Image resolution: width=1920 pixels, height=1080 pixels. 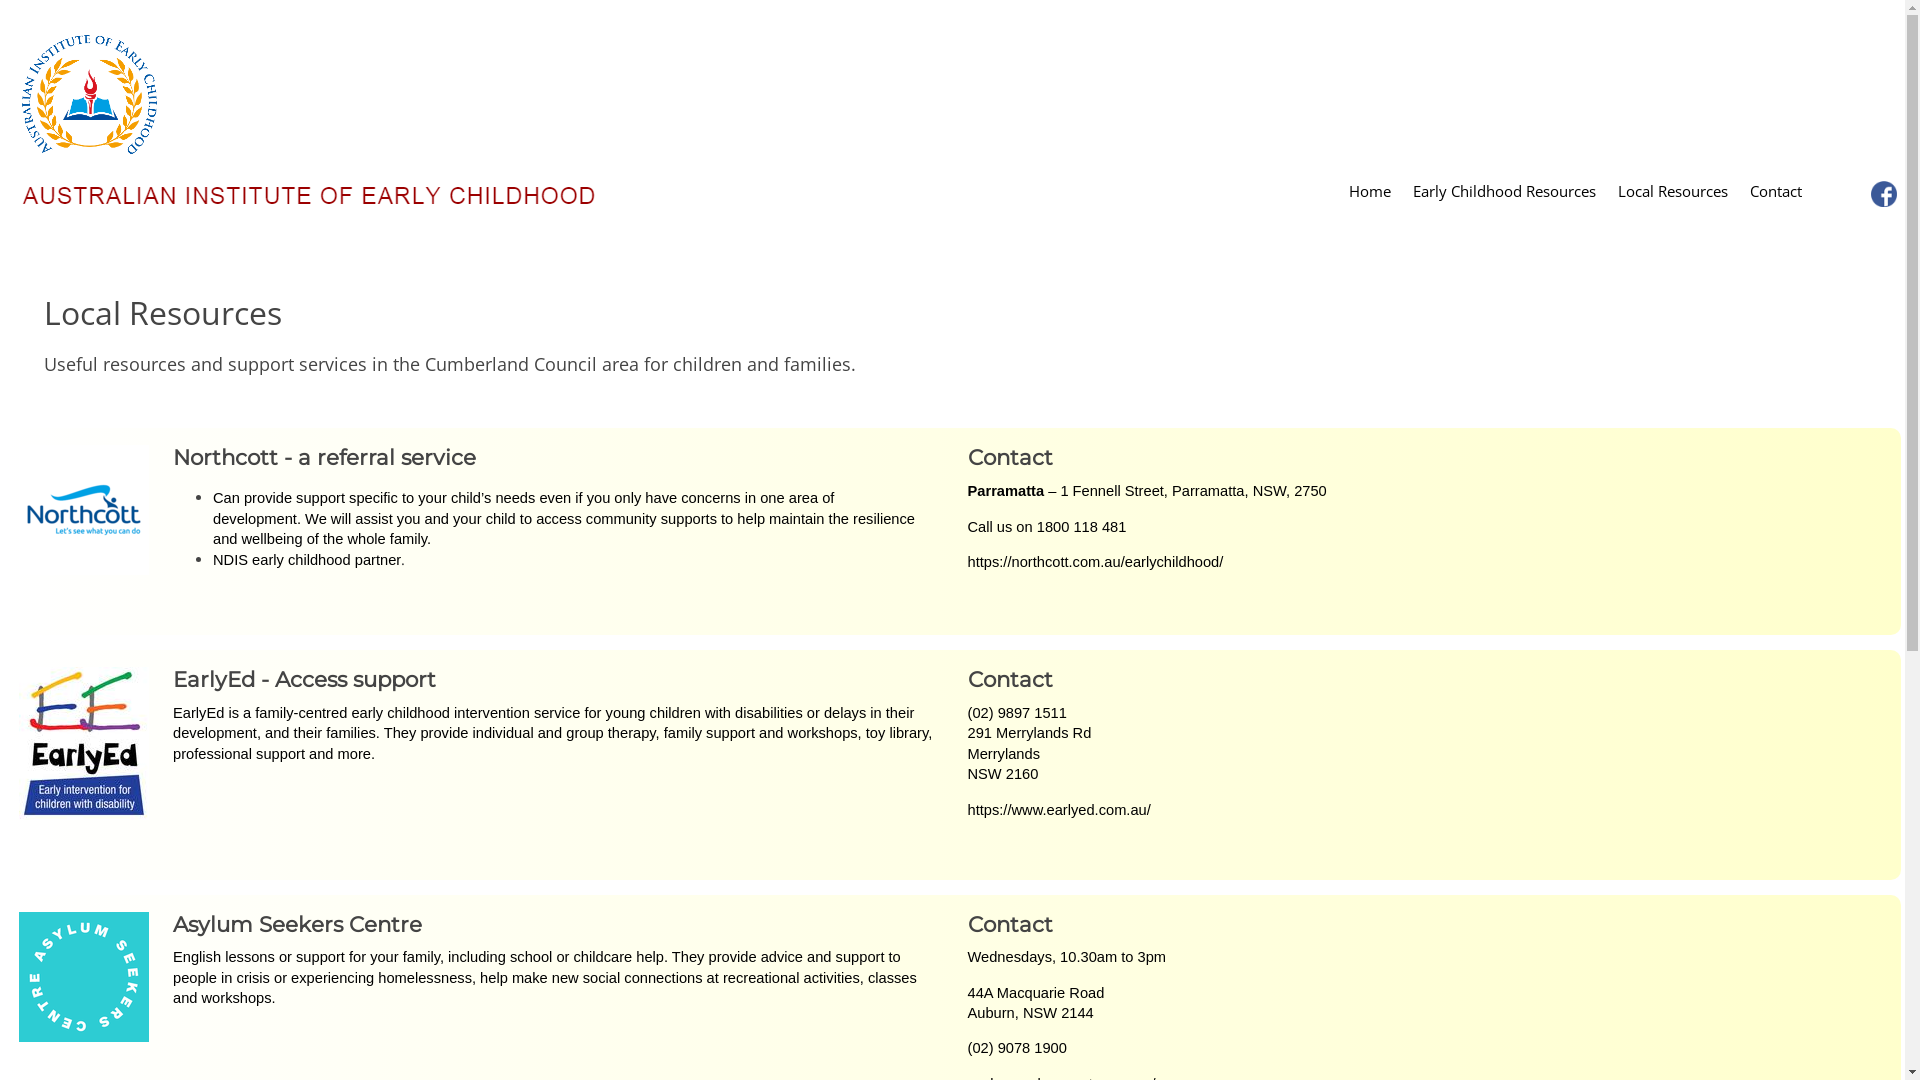 What do you see at coordinates (968, 753) in the screenshot?
I see `'291 Merrylands Rd` at bounding box center [968, 753].